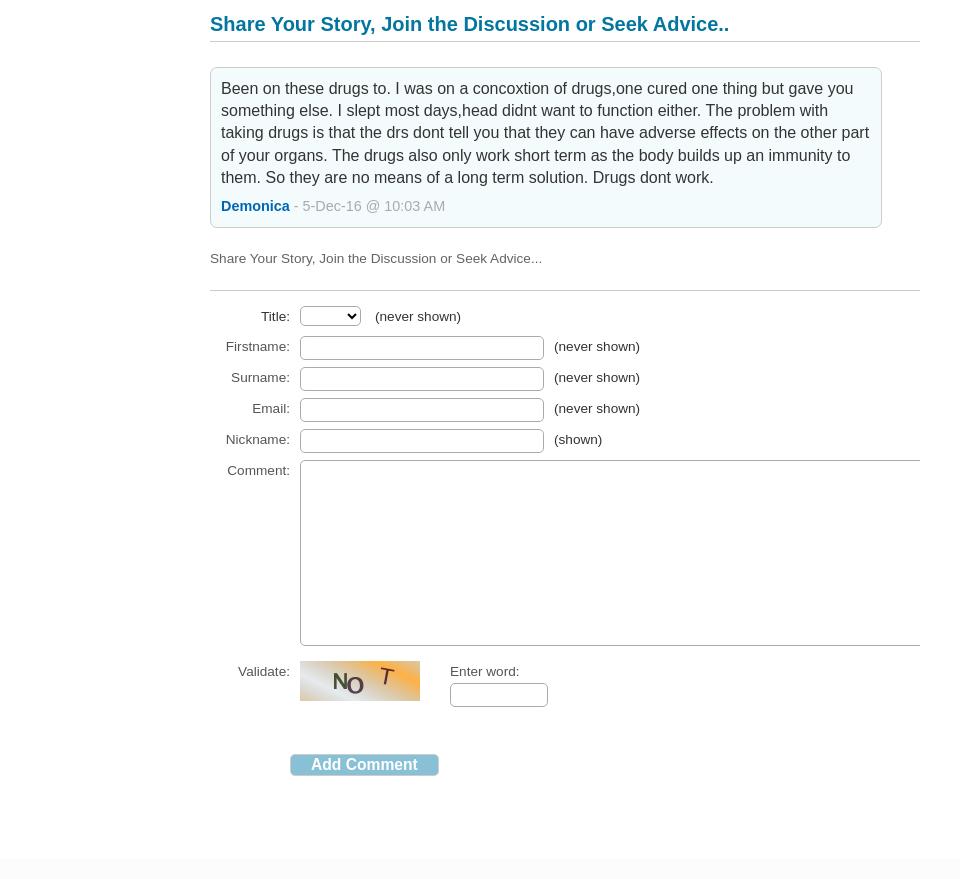 This screenshot has height=879, width=960. Describe the element at coordinates (544, 132) in the screenshot. I see `'Been on these drugs to. I was on a concoxtion of drugs,one cured one thing but gave you something else. 
I slept most days,head didnt want to function either. The problem with taking drugs is that the drs dont tell you that they can have adverse effects on the other part of your organs. 
The drugs also only work short term as the body builds up an immunity to them. So they are no means of a long term solution. 
Drugs dont work.'` at that location.